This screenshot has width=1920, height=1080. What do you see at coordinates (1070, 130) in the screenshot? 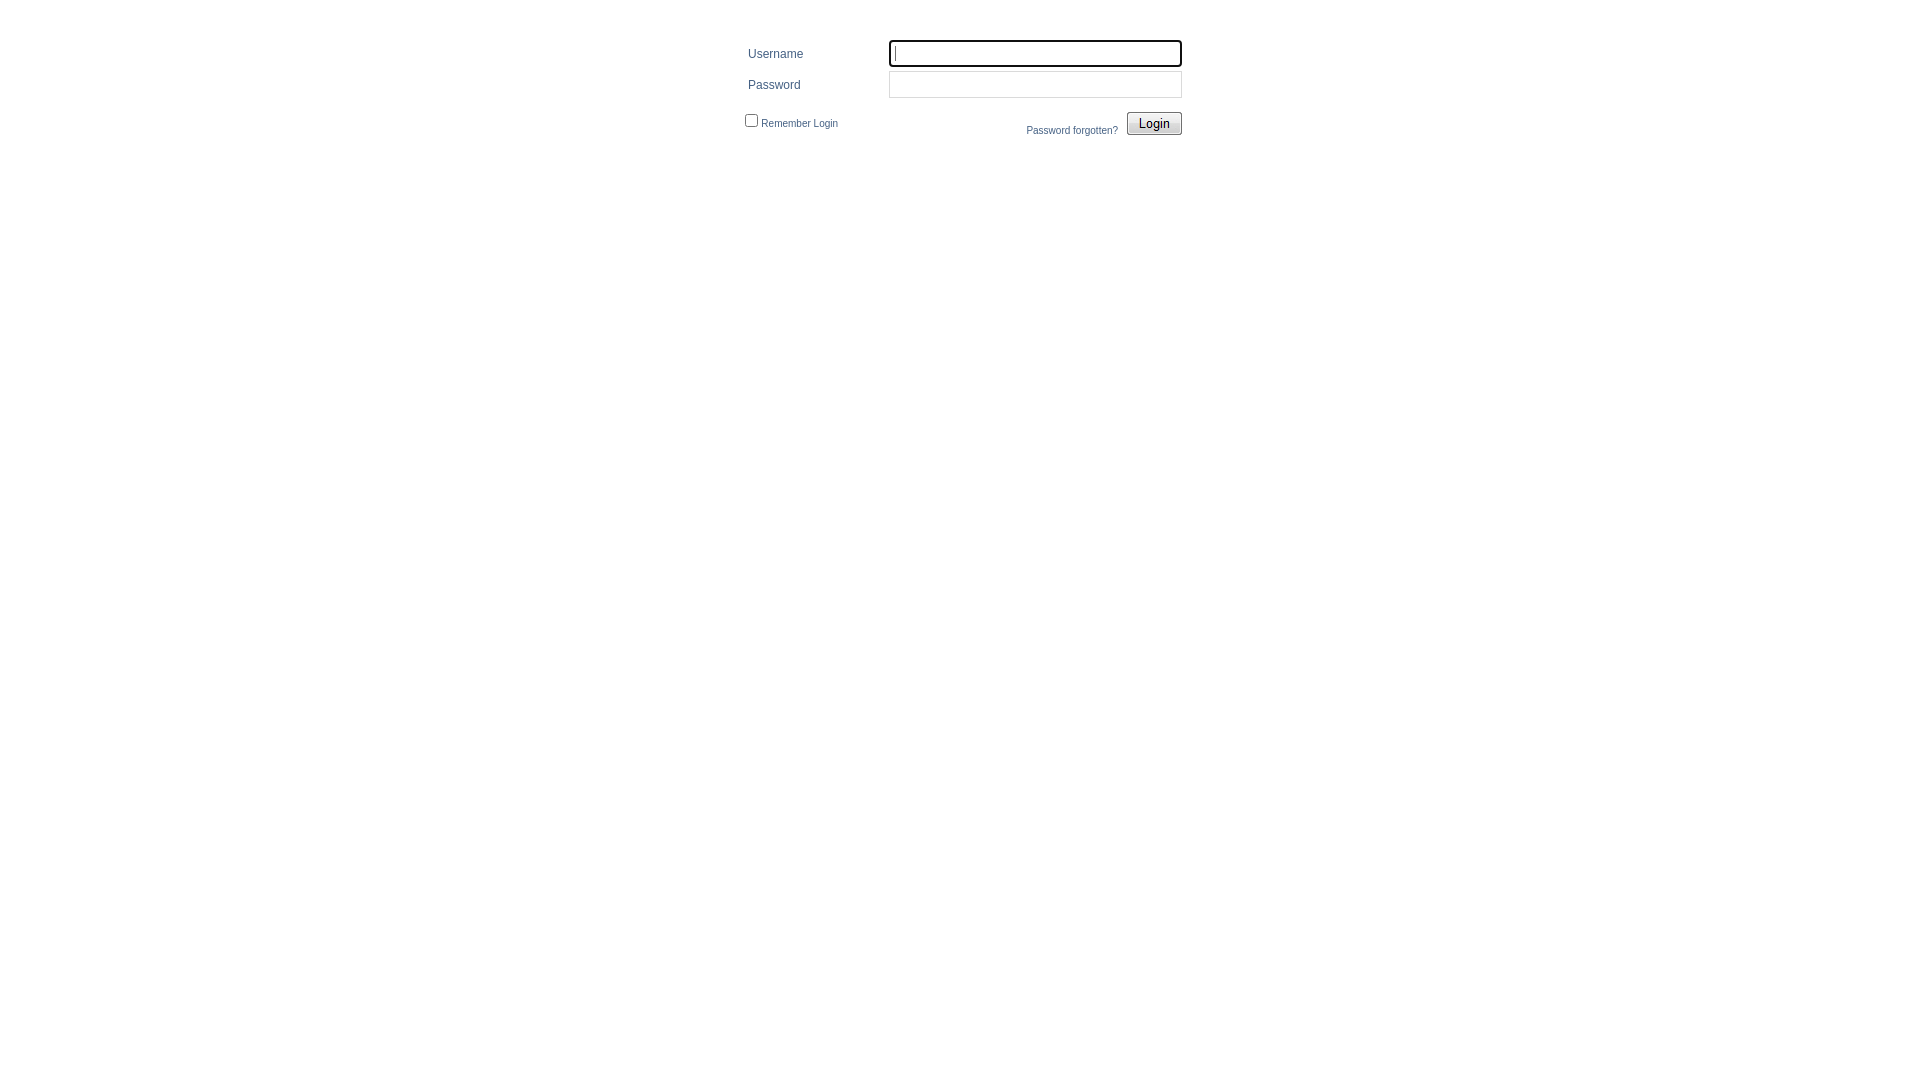
I see `'Password forgotten?'` at bounding box center [1070, 130].